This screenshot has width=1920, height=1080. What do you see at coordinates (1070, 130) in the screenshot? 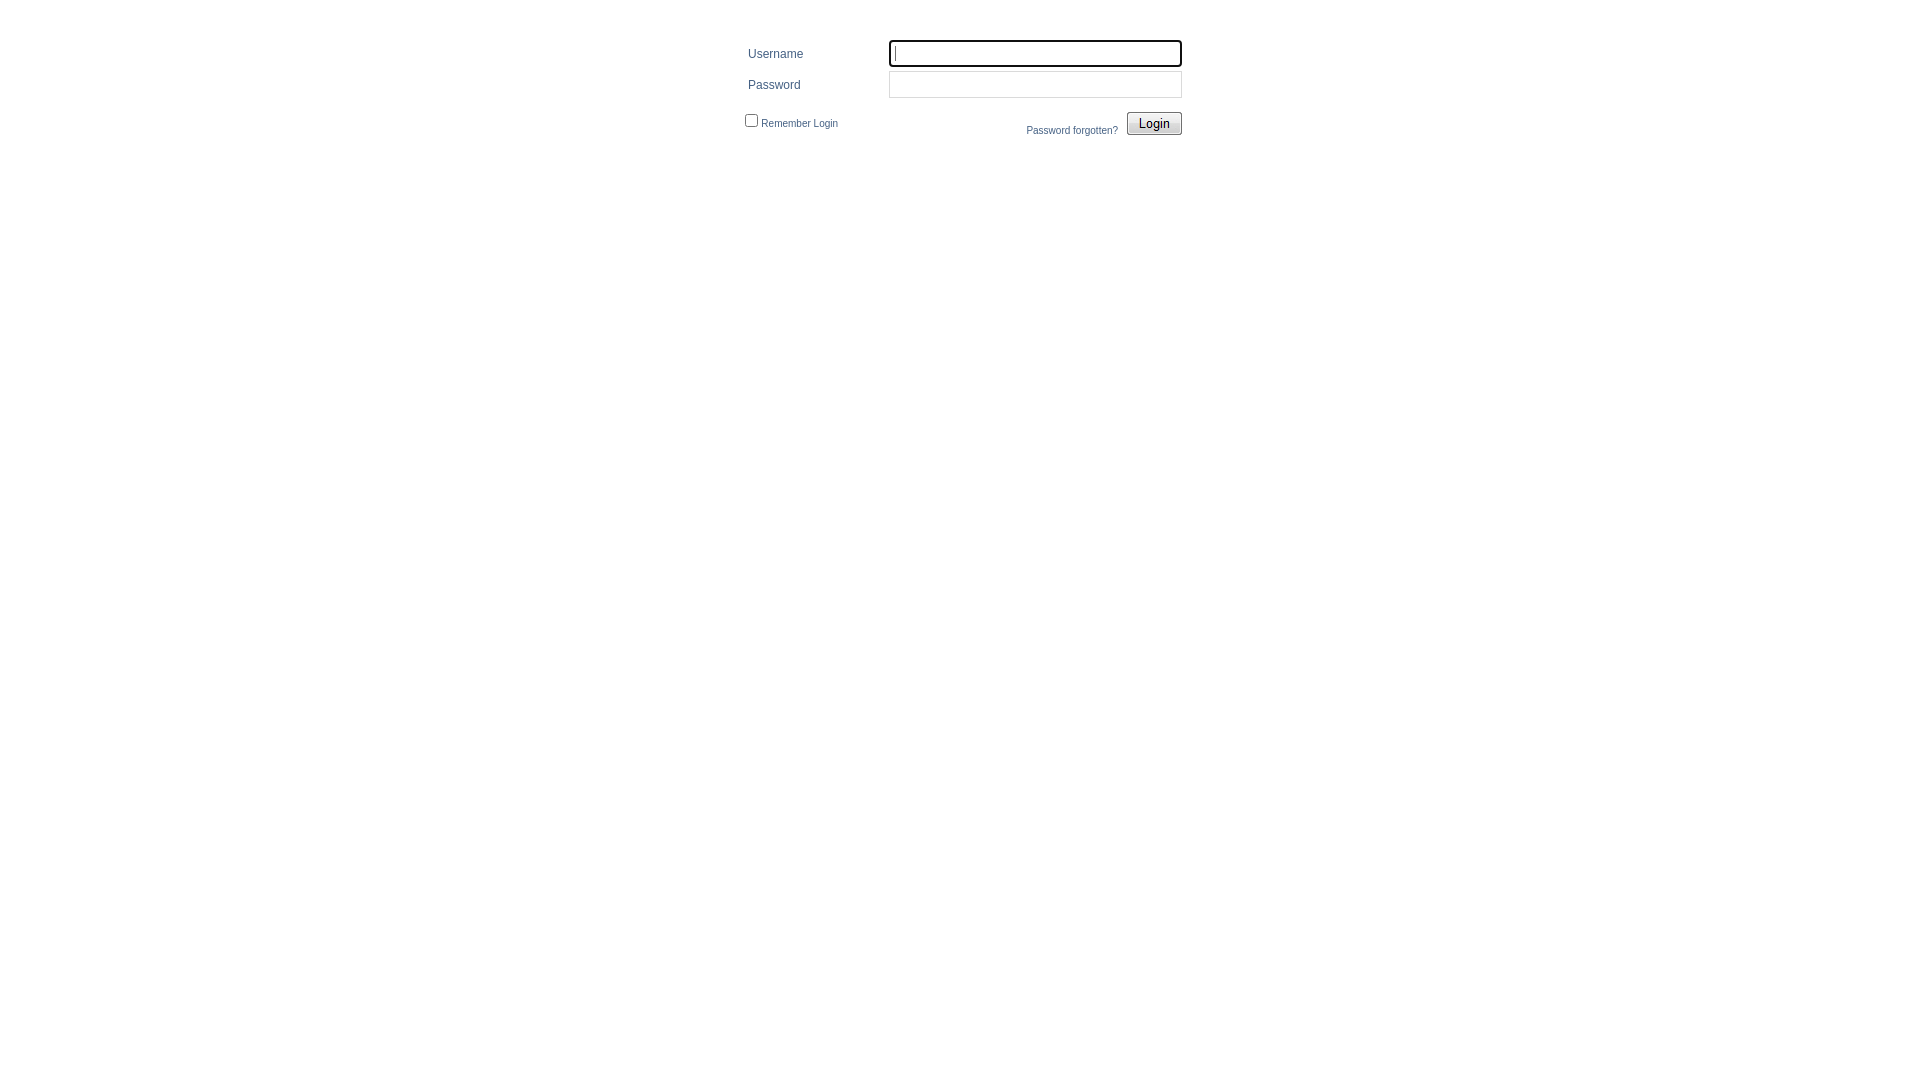
I see `'Password forgotten?'` at bounding box center [1070, 130].